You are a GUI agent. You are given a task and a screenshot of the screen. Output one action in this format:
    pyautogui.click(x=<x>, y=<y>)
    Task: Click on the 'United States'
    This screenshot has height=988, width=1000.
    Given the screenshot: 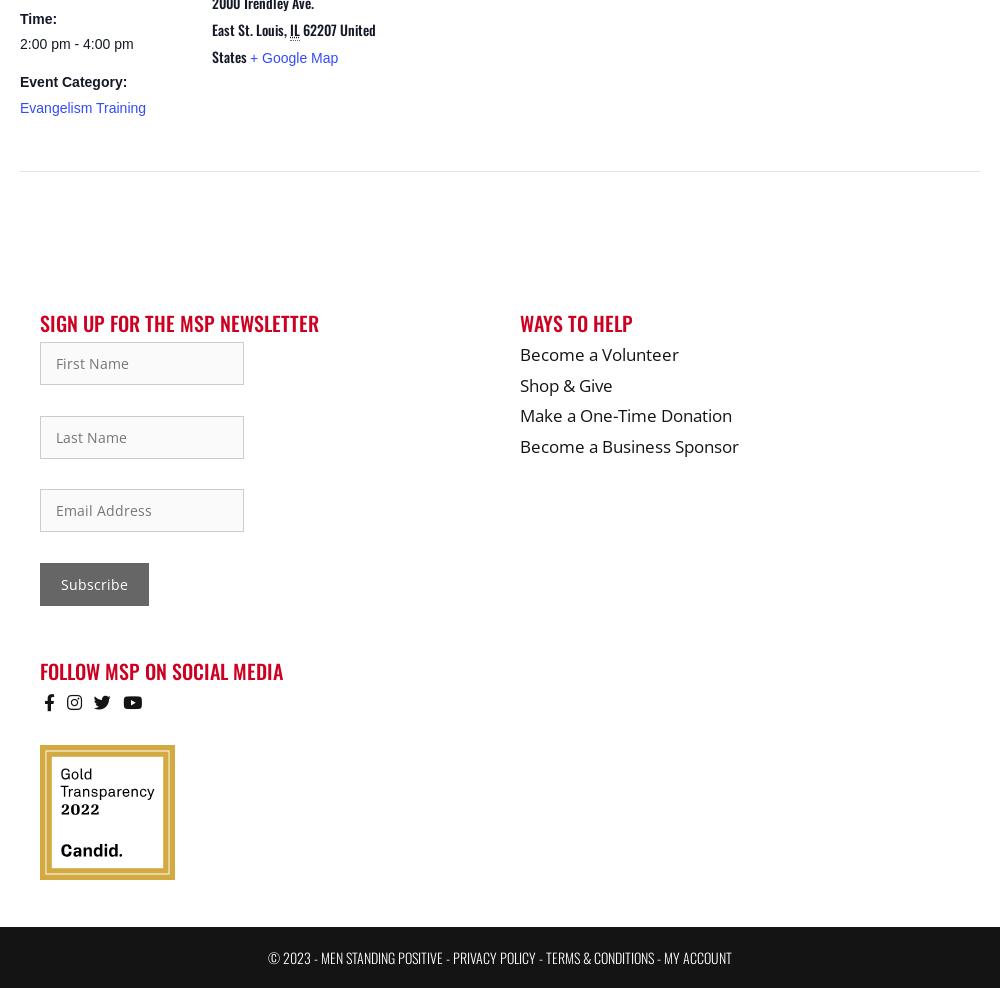 What is the action you would take?
    pyautogui.click(x=294, y=41)
    